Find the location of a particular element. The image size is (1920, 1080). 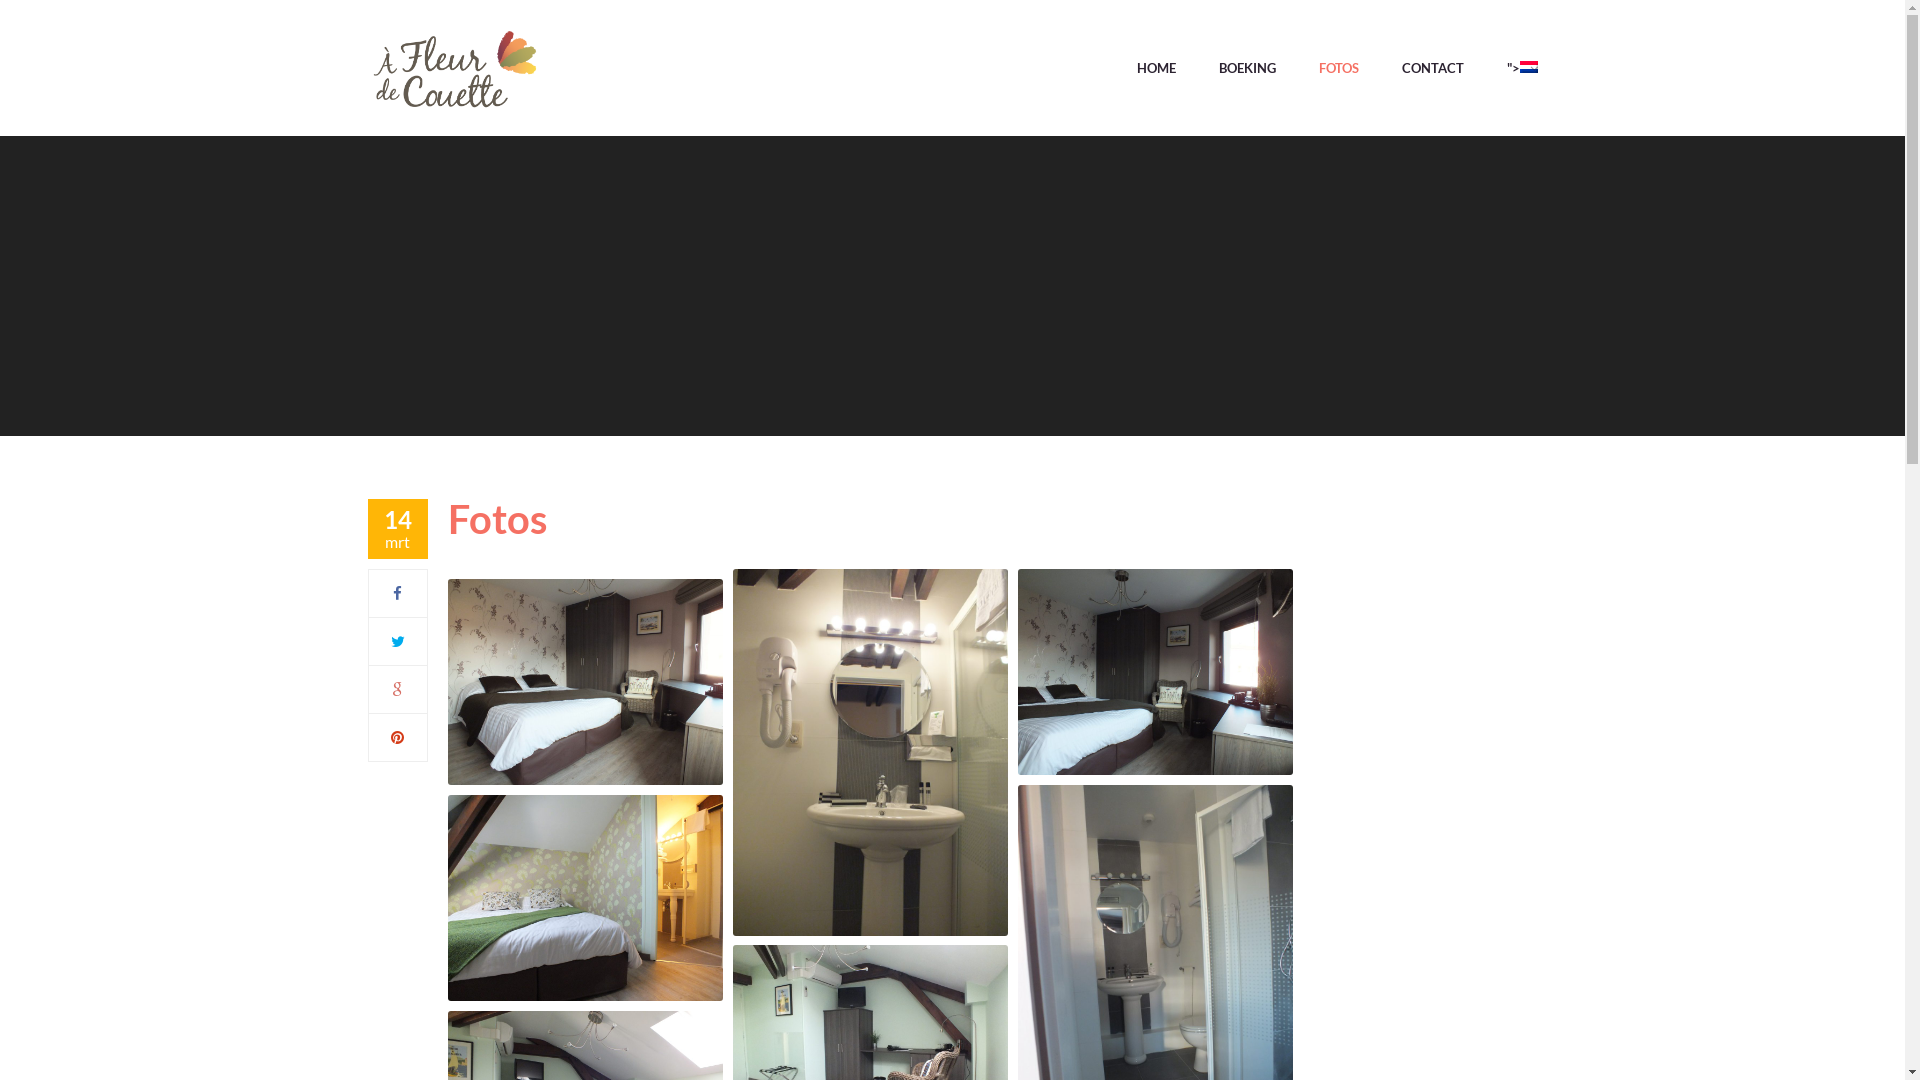

'FOTOS' is located at coordinates (1338, 72).